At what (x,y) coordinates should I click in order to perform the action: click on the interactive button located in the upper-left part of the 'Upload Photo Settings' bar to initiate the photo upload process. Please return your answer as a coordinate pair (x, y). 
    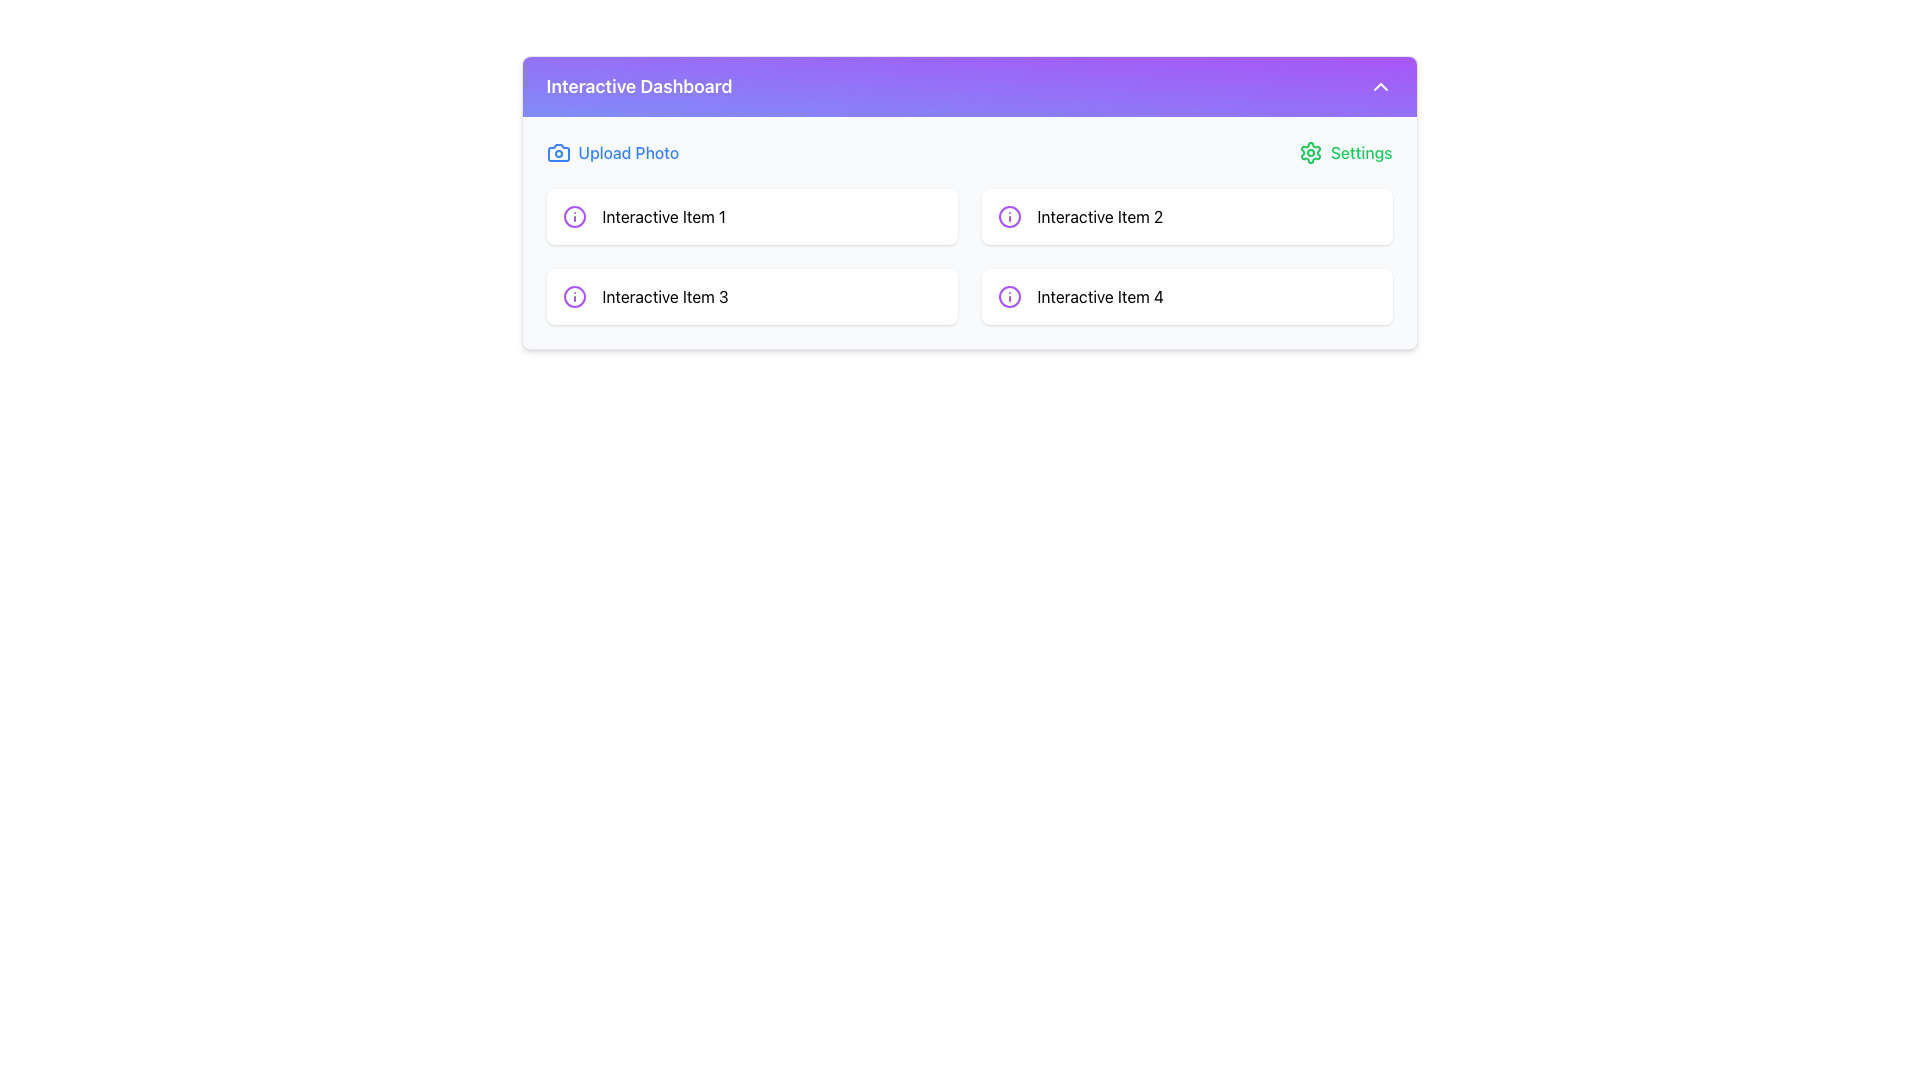
    Looking at the image, I should click on (611, 152).